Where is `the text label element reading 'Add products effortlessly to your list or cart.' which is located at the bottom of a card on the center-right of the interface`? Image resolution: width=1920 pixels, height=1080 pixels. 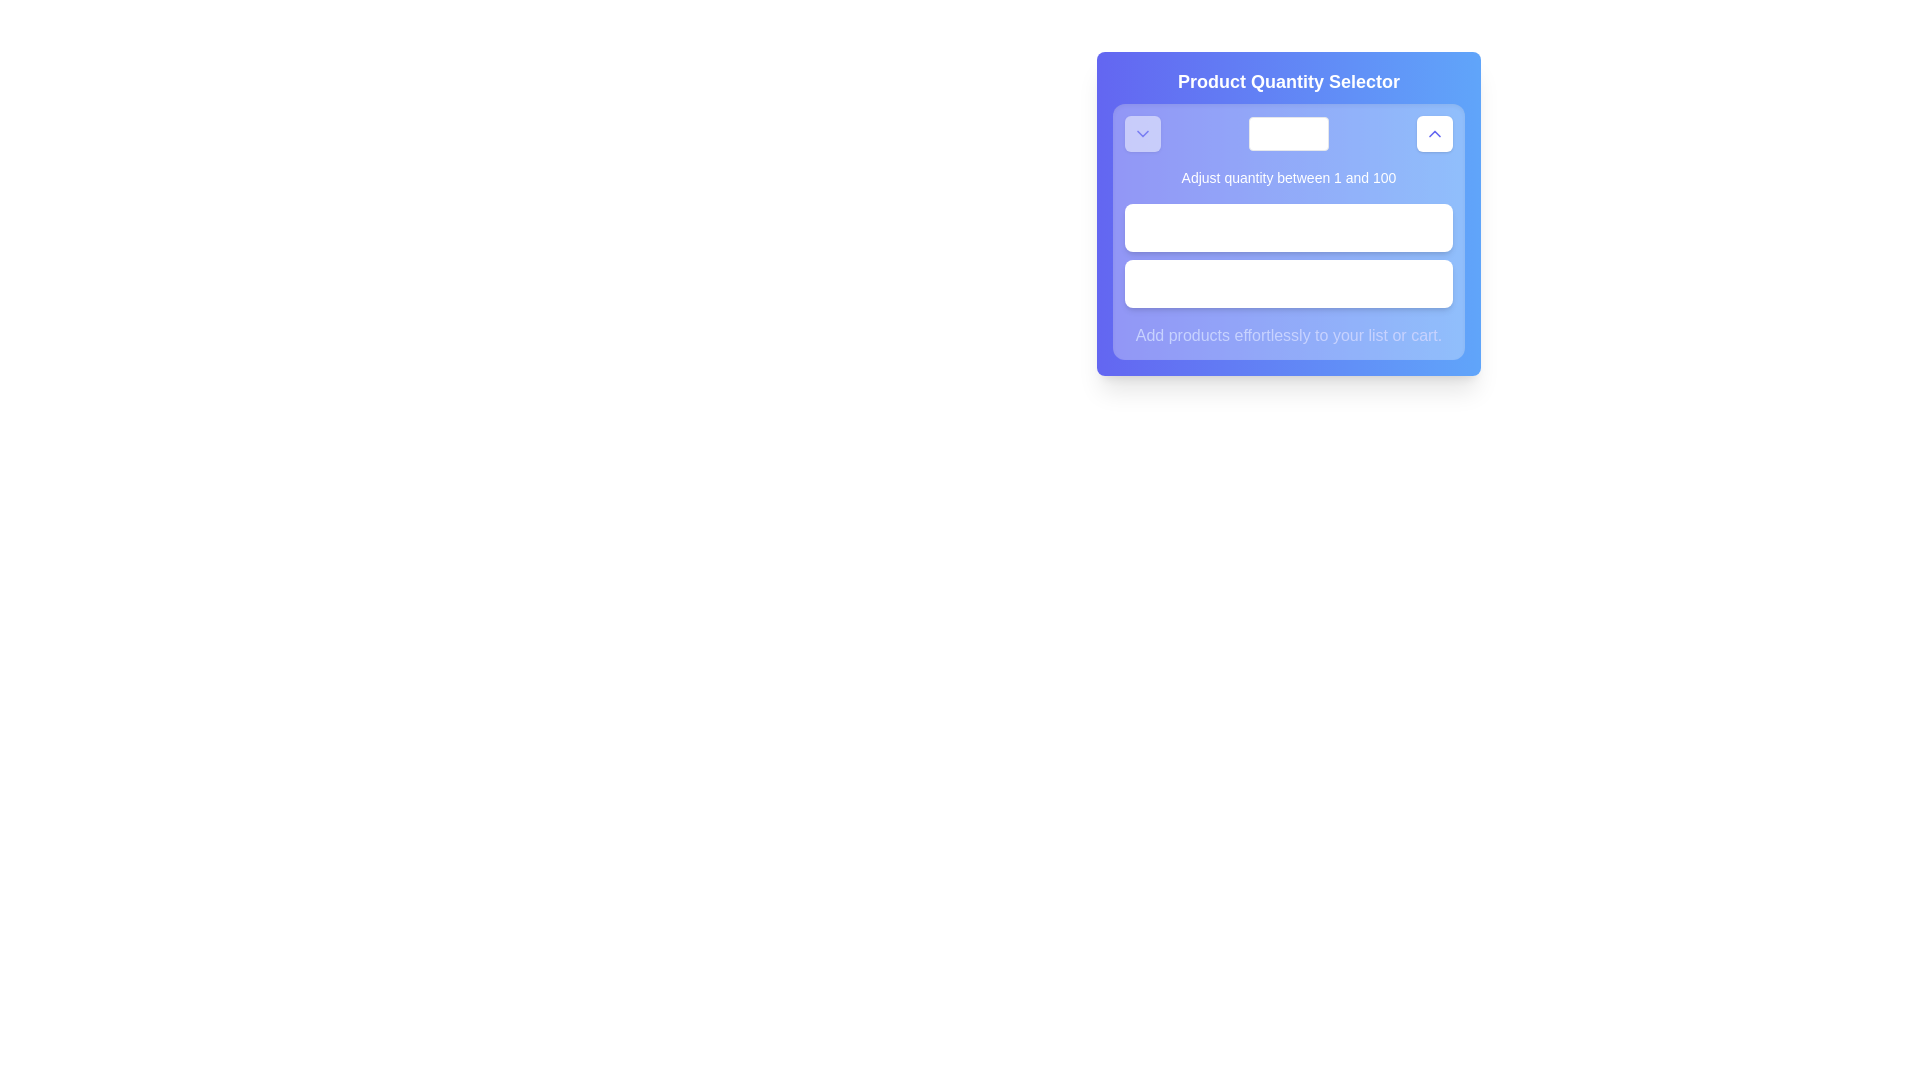
the text label element reading 'Add products effortlessly to your list or cart.' which is located at the bottom of a card on the center-right of the interface is located at coordinates (1289, 334).